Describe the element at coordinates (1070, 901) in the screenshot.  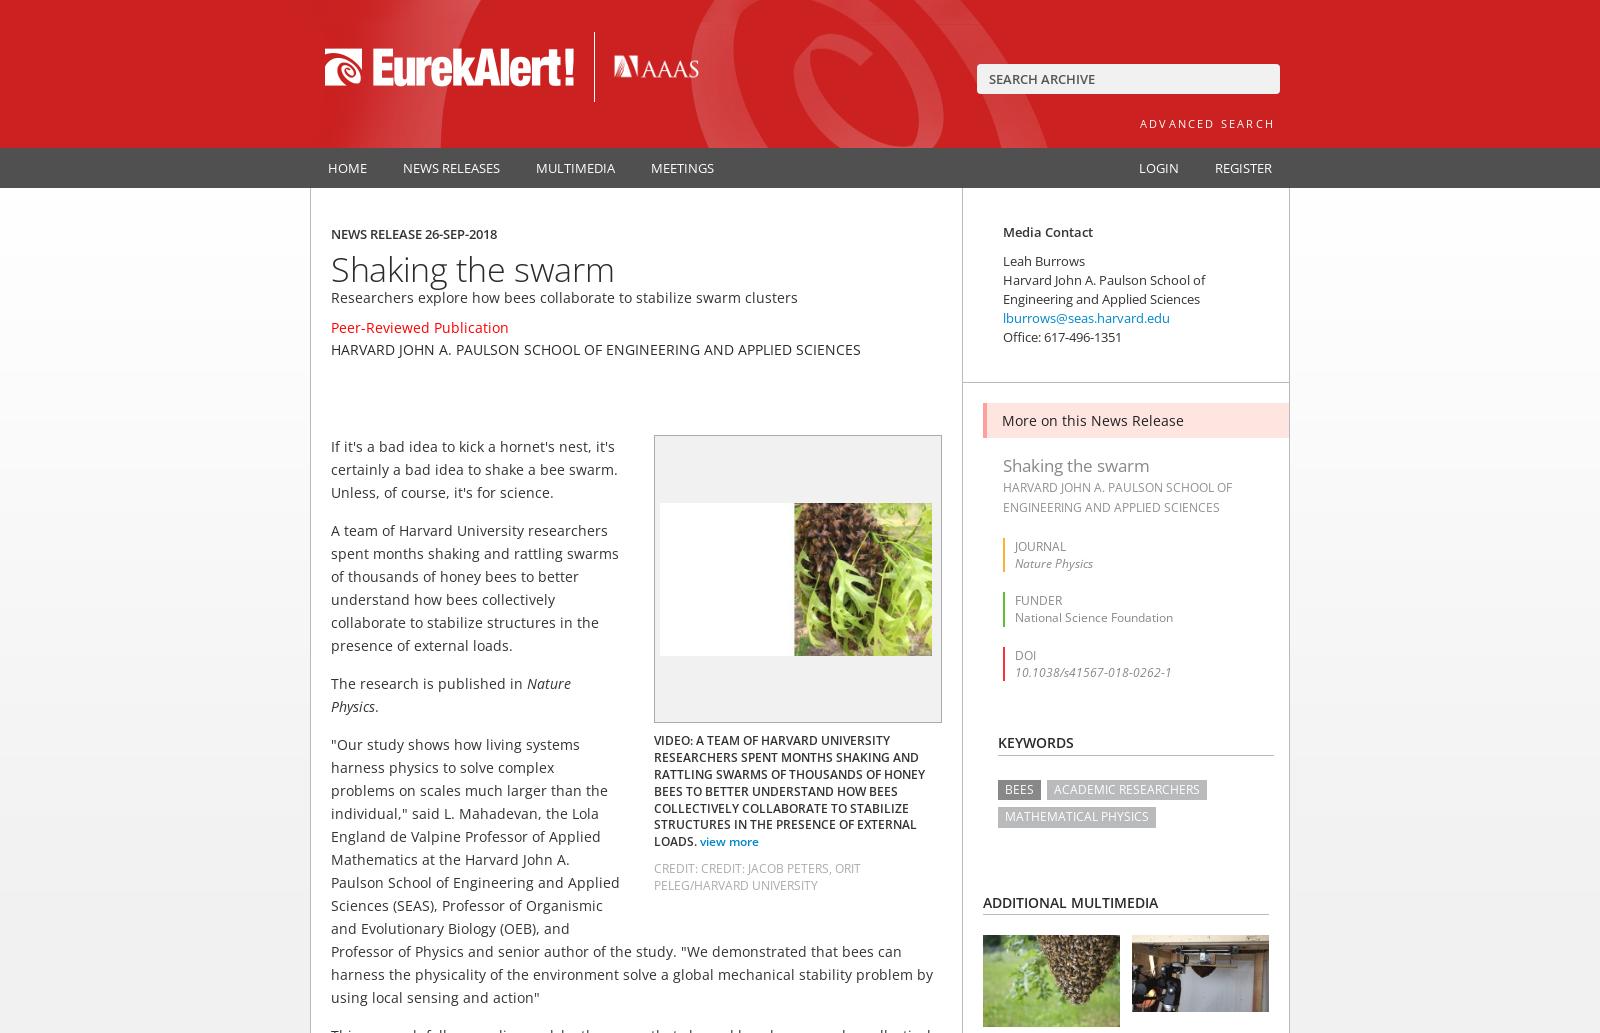
I see `'Additional Multimedia'` at that location.